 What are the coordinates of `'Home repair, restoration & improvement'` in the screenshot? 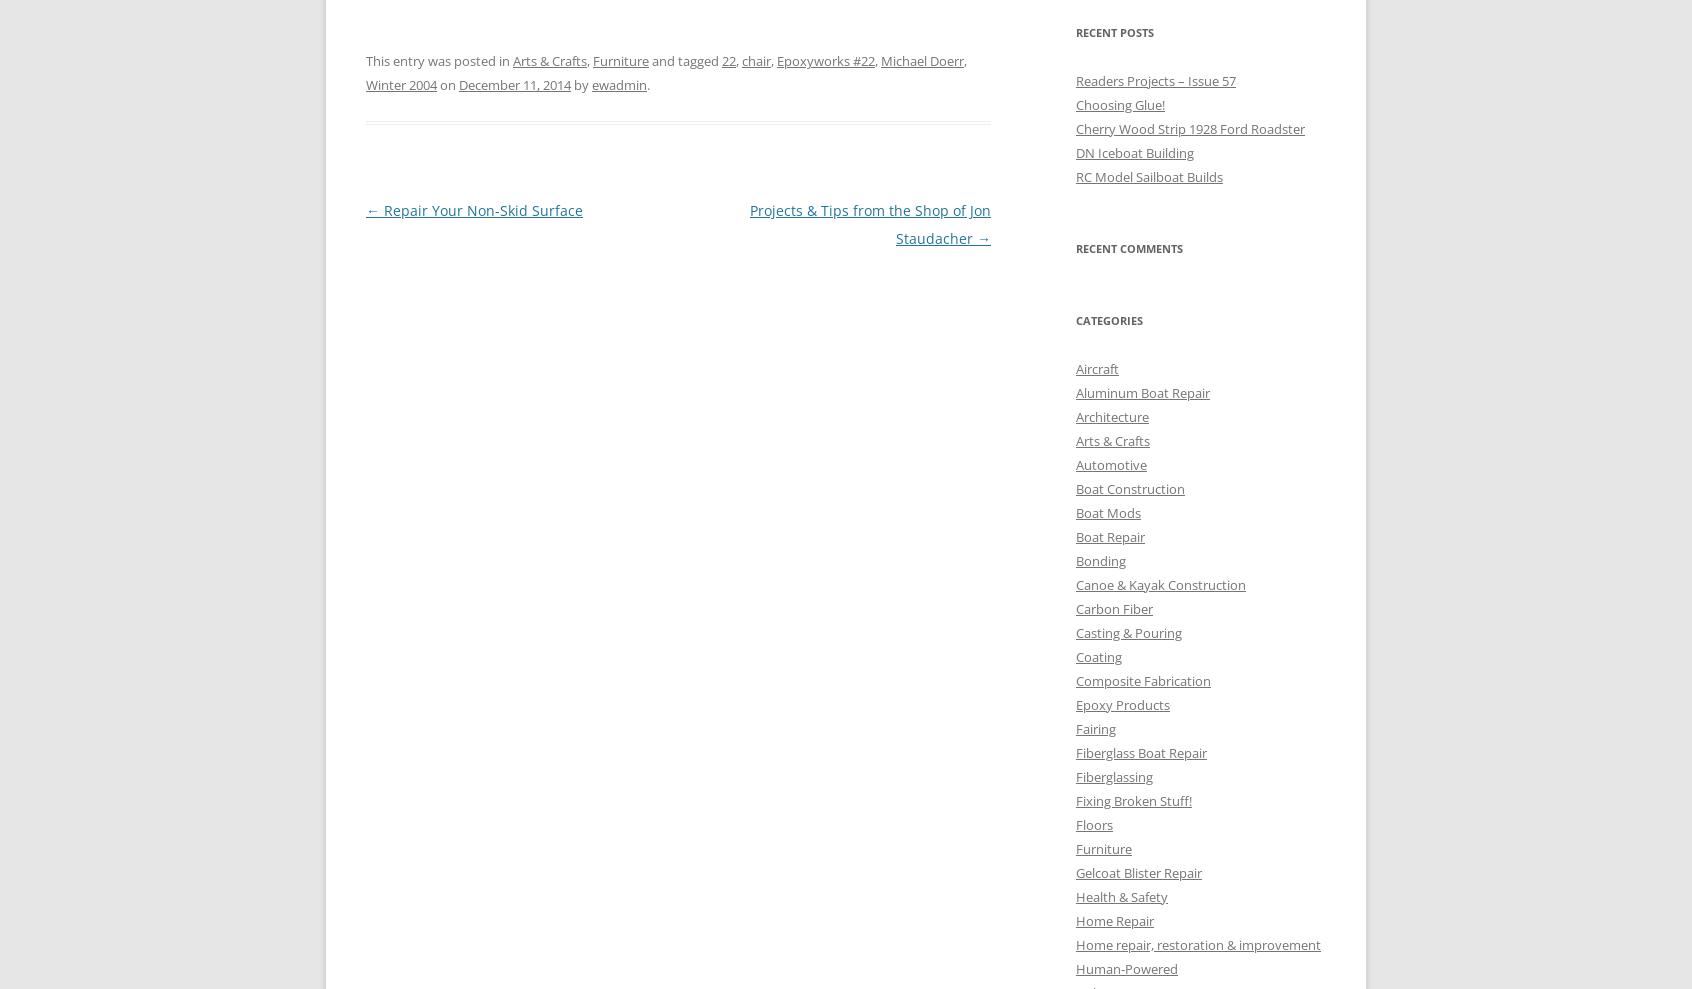 It's located at (1197, 944).